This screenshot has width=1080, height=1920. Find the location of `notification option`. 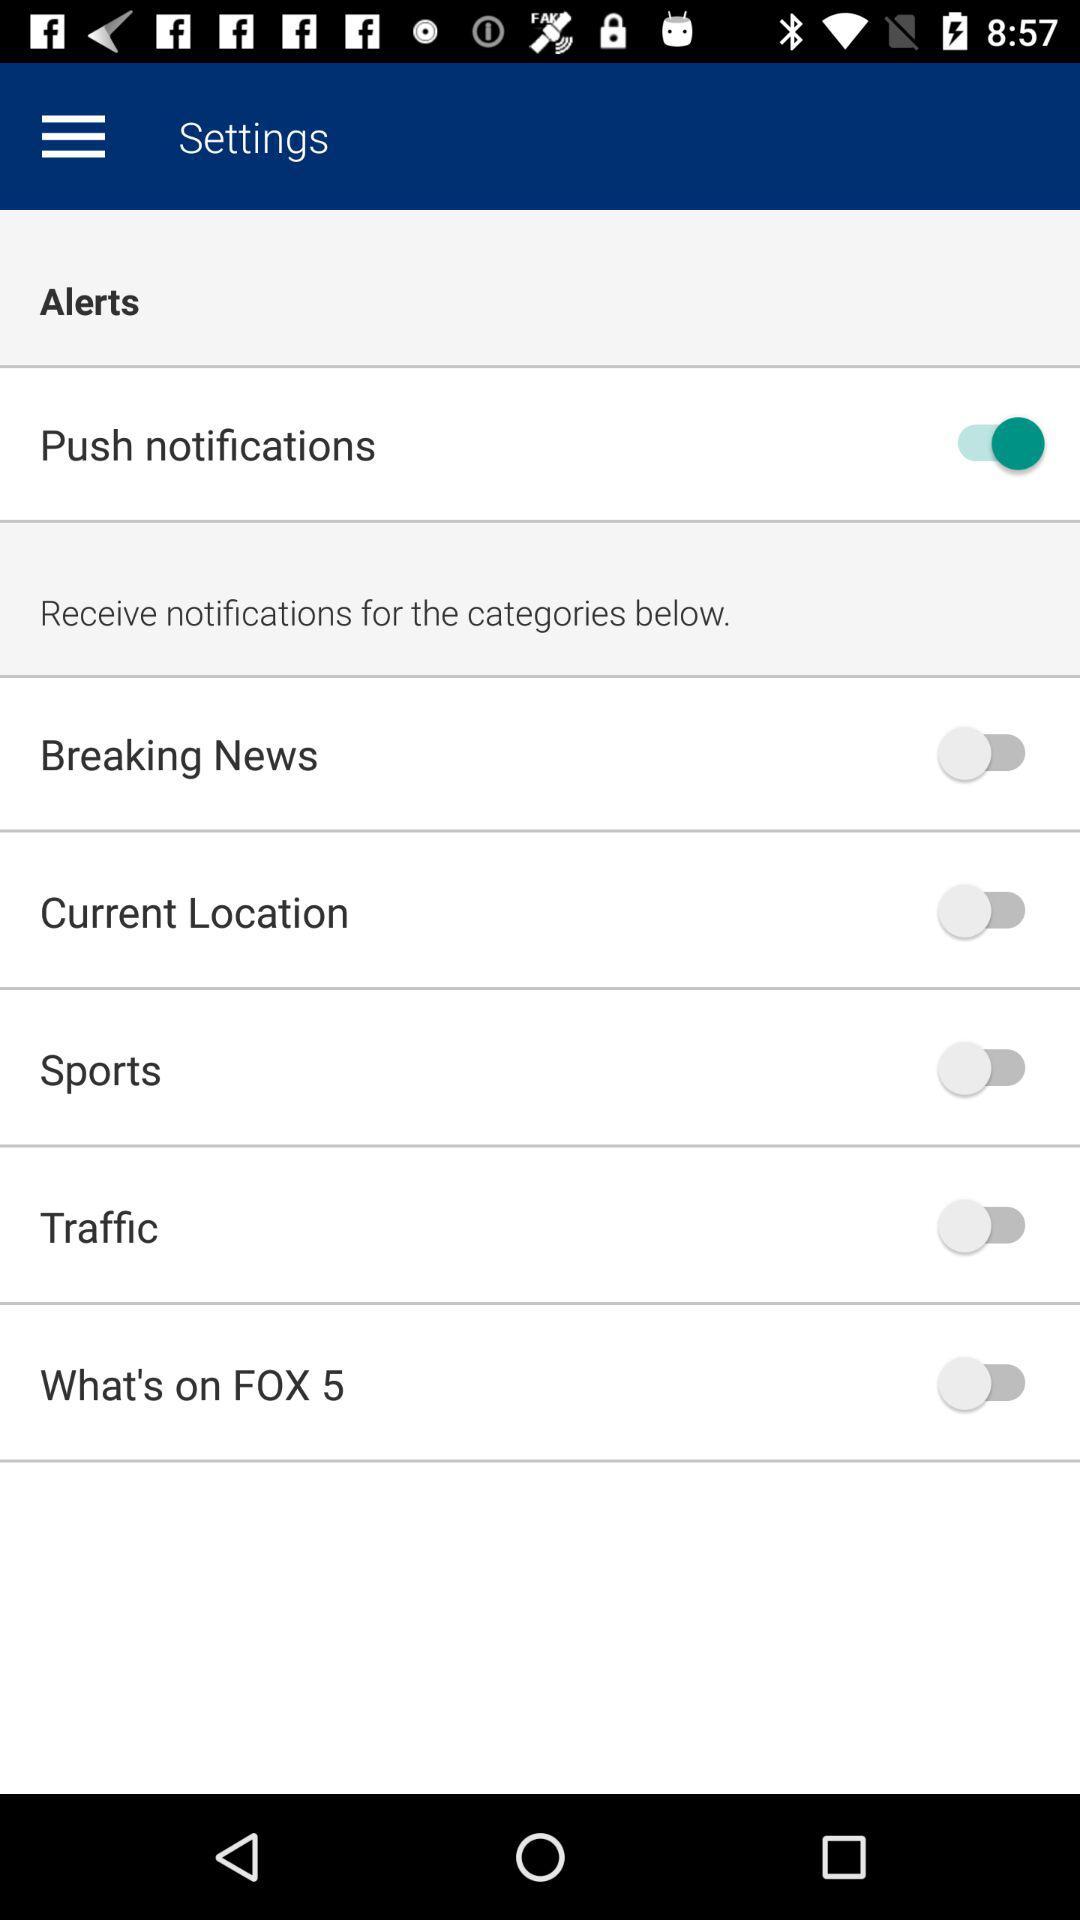

notification option is located at coordinates (991, 1382).